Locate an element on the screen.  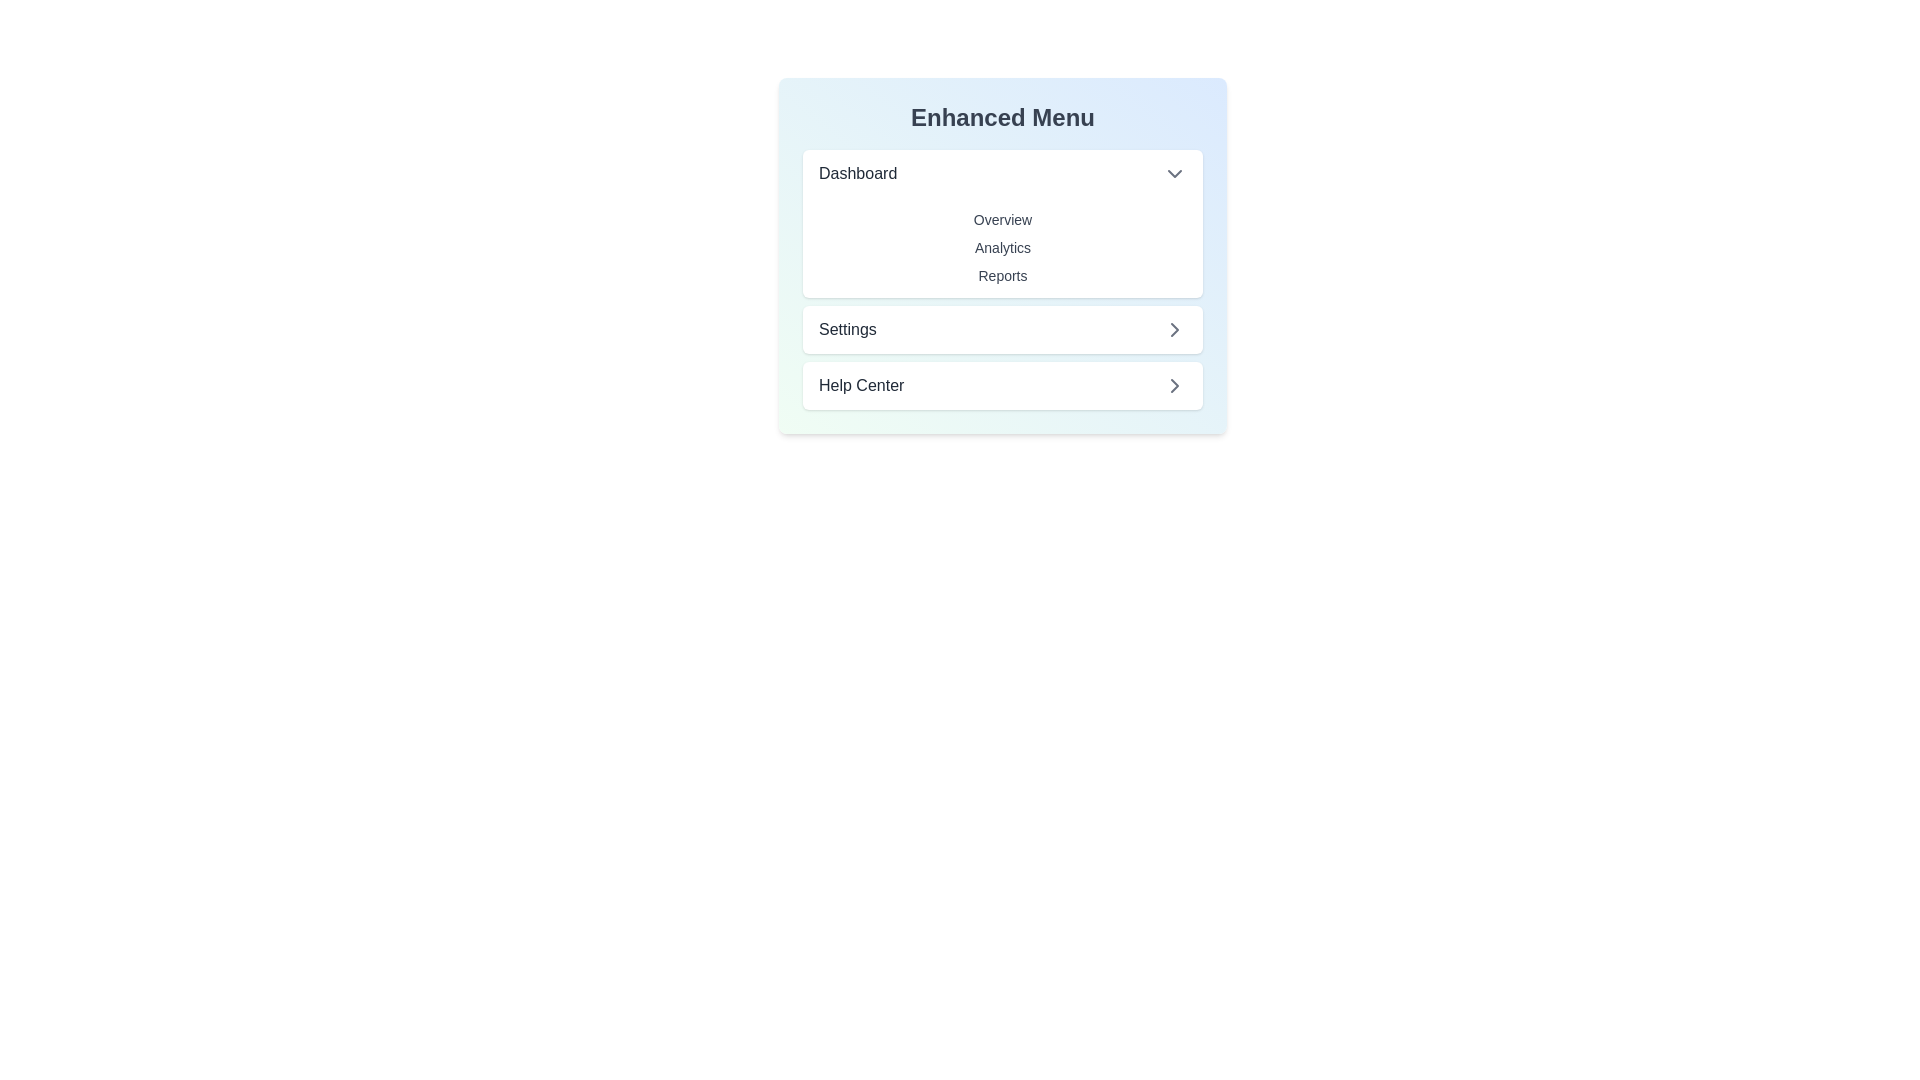
text label indicating the 'Settings' option in the menu, which is located in the second list item of the menu panel, beneath the 'Dashboard' section and above the 'Help Center' section is located at coordinates (847, 329).